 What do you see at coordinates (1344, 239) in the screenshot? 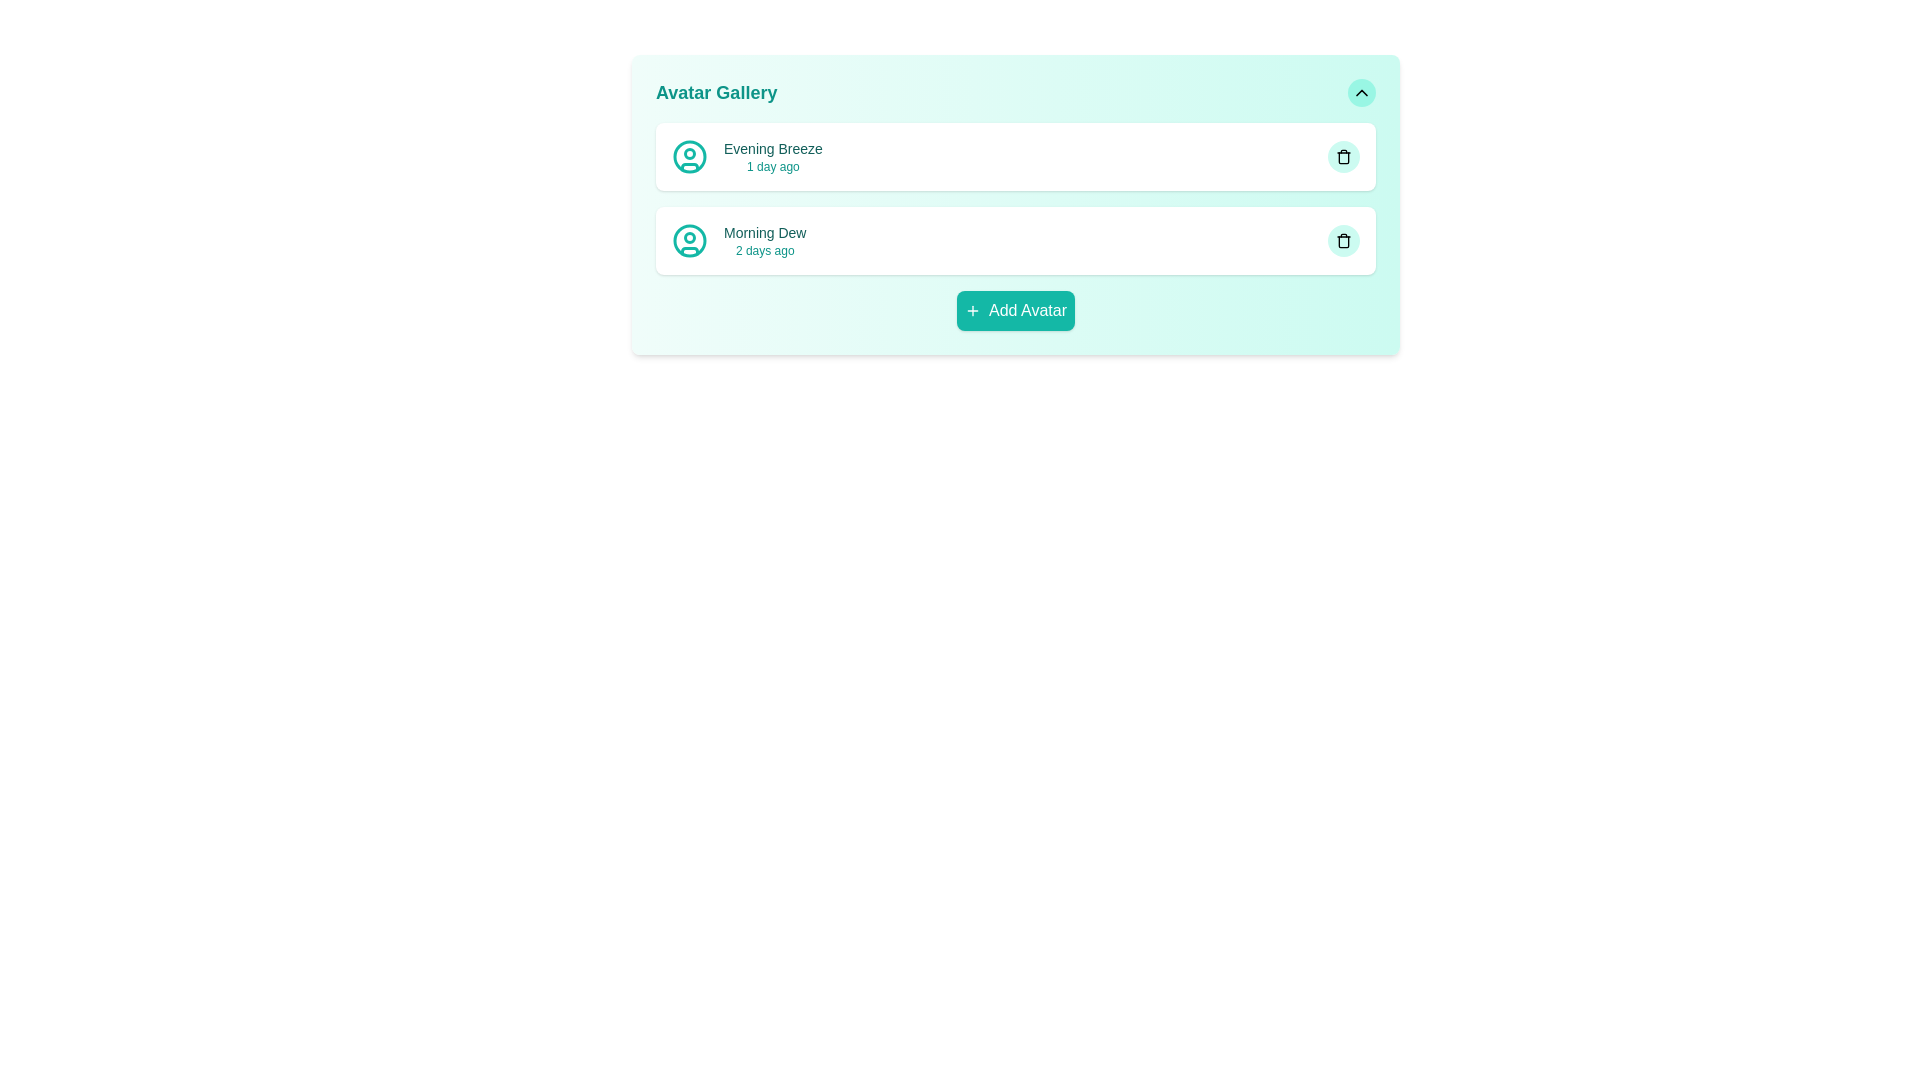
I see `the teal circular delete button (Trash icon) located in the top-right corner of the second list item labeled 'Morning Dew'` at bounding box center [1344, 239].